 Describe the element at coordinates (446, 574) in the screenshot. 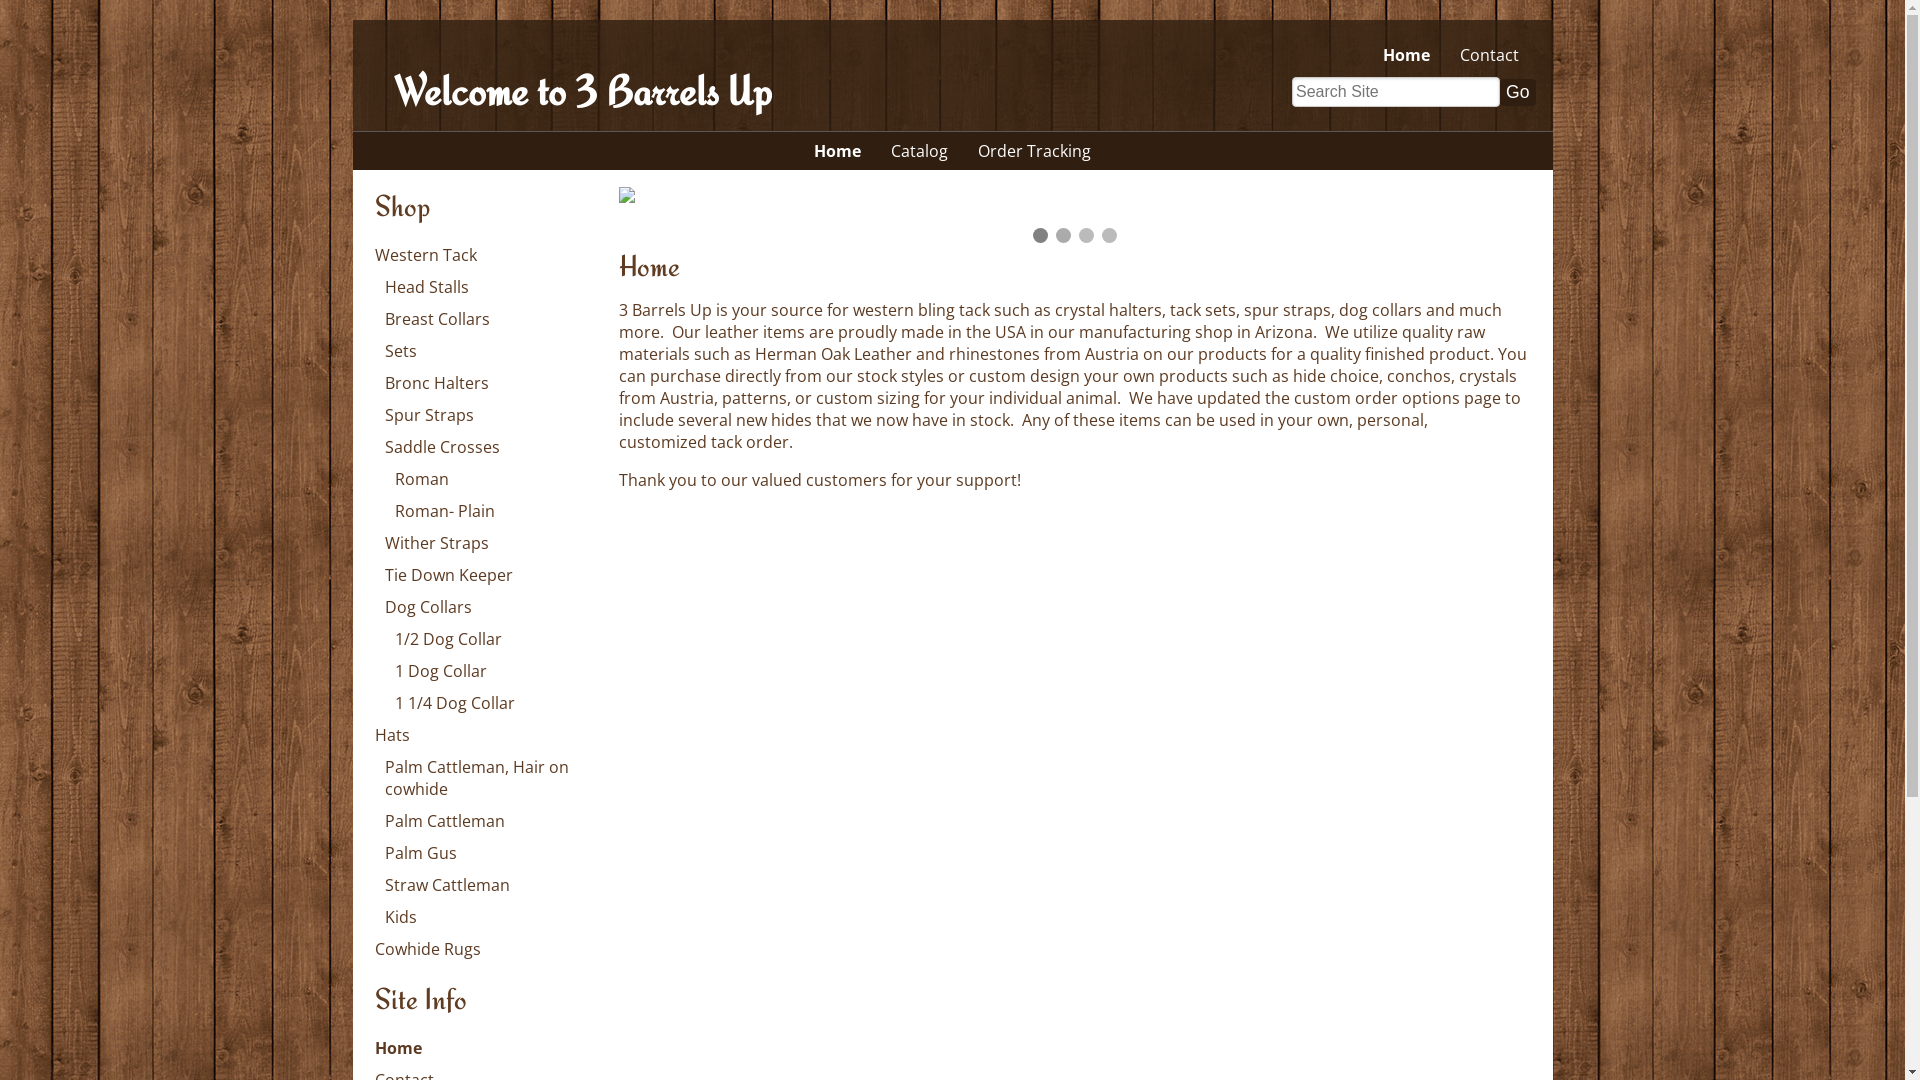

I see `'Tie Down Keeper'` at that location.